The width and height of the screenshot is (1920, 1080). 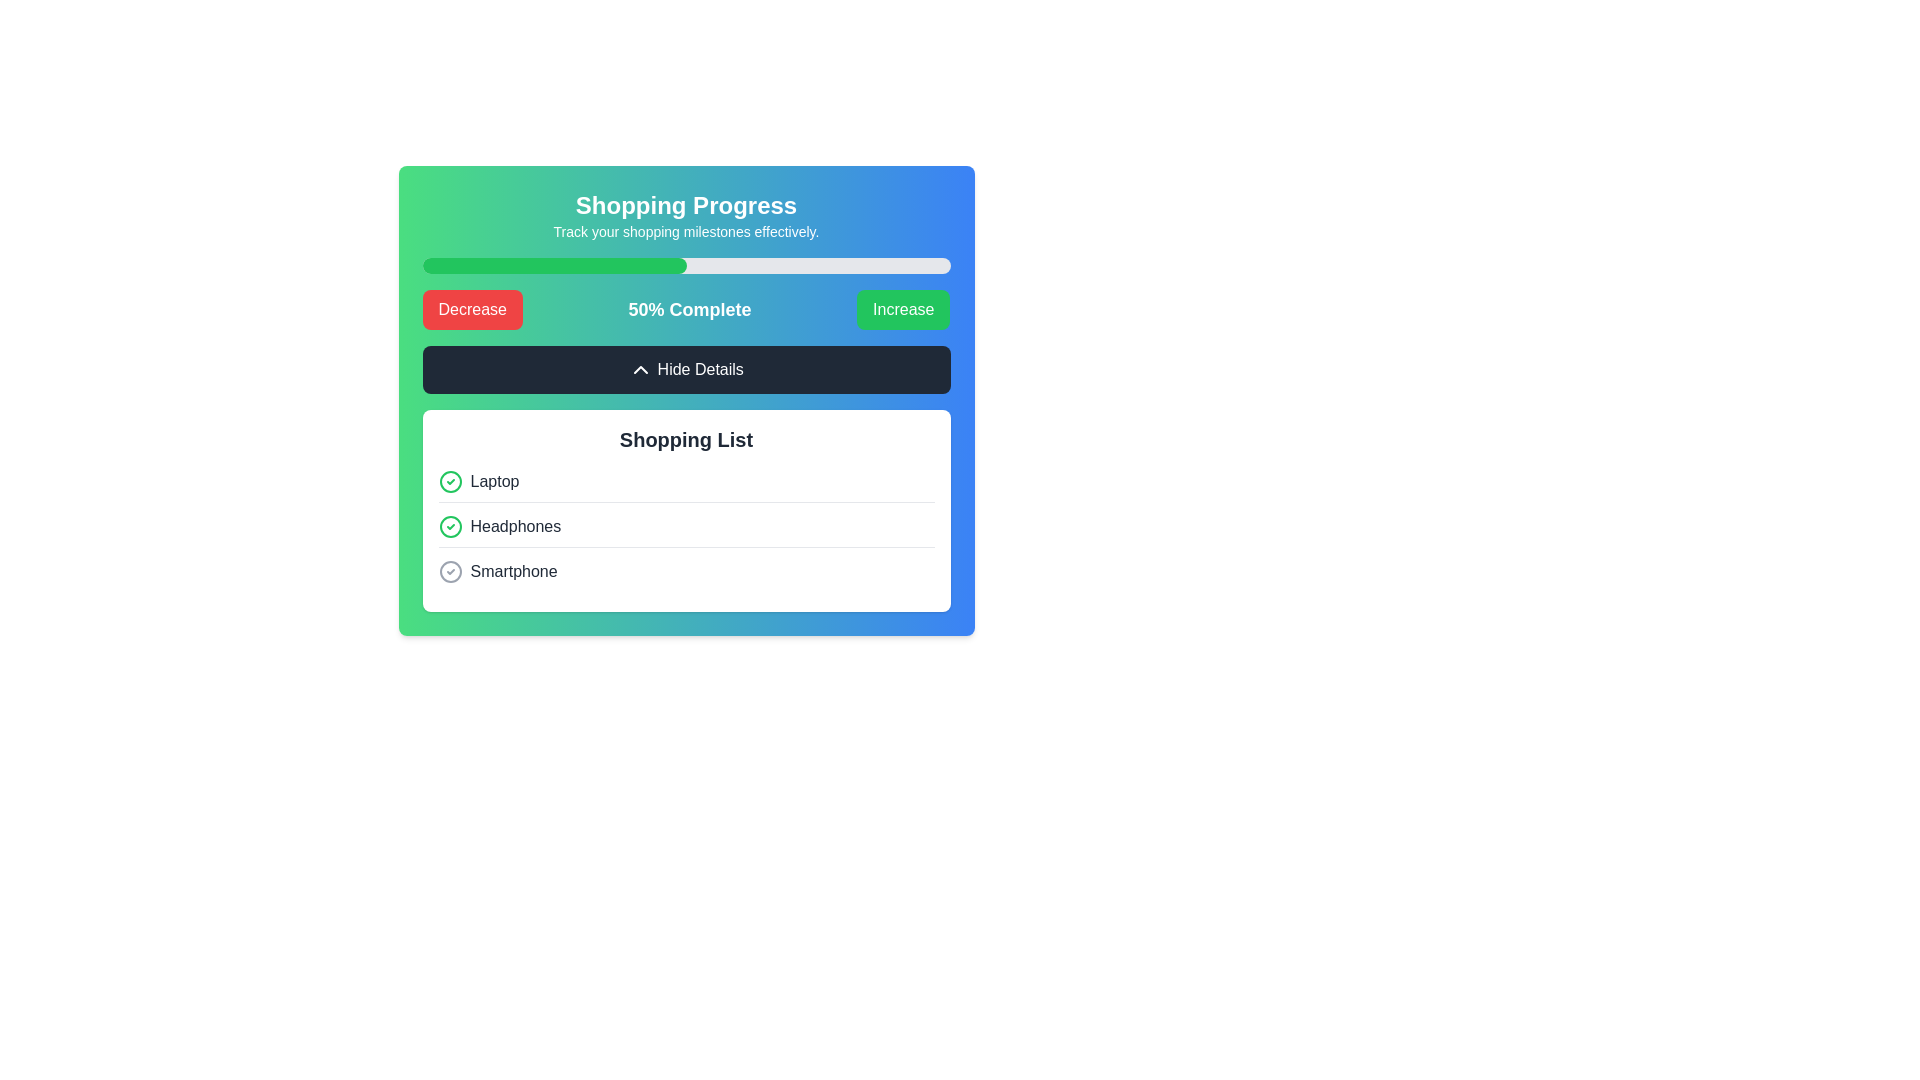 What do you see at coordinates (494, 482) in the screenshot?
I see `the text label positioned in the 'Shopping List' section, to the right of the 'circle-check' icon, which is the first item in the list` at bounding box center [494, 482].